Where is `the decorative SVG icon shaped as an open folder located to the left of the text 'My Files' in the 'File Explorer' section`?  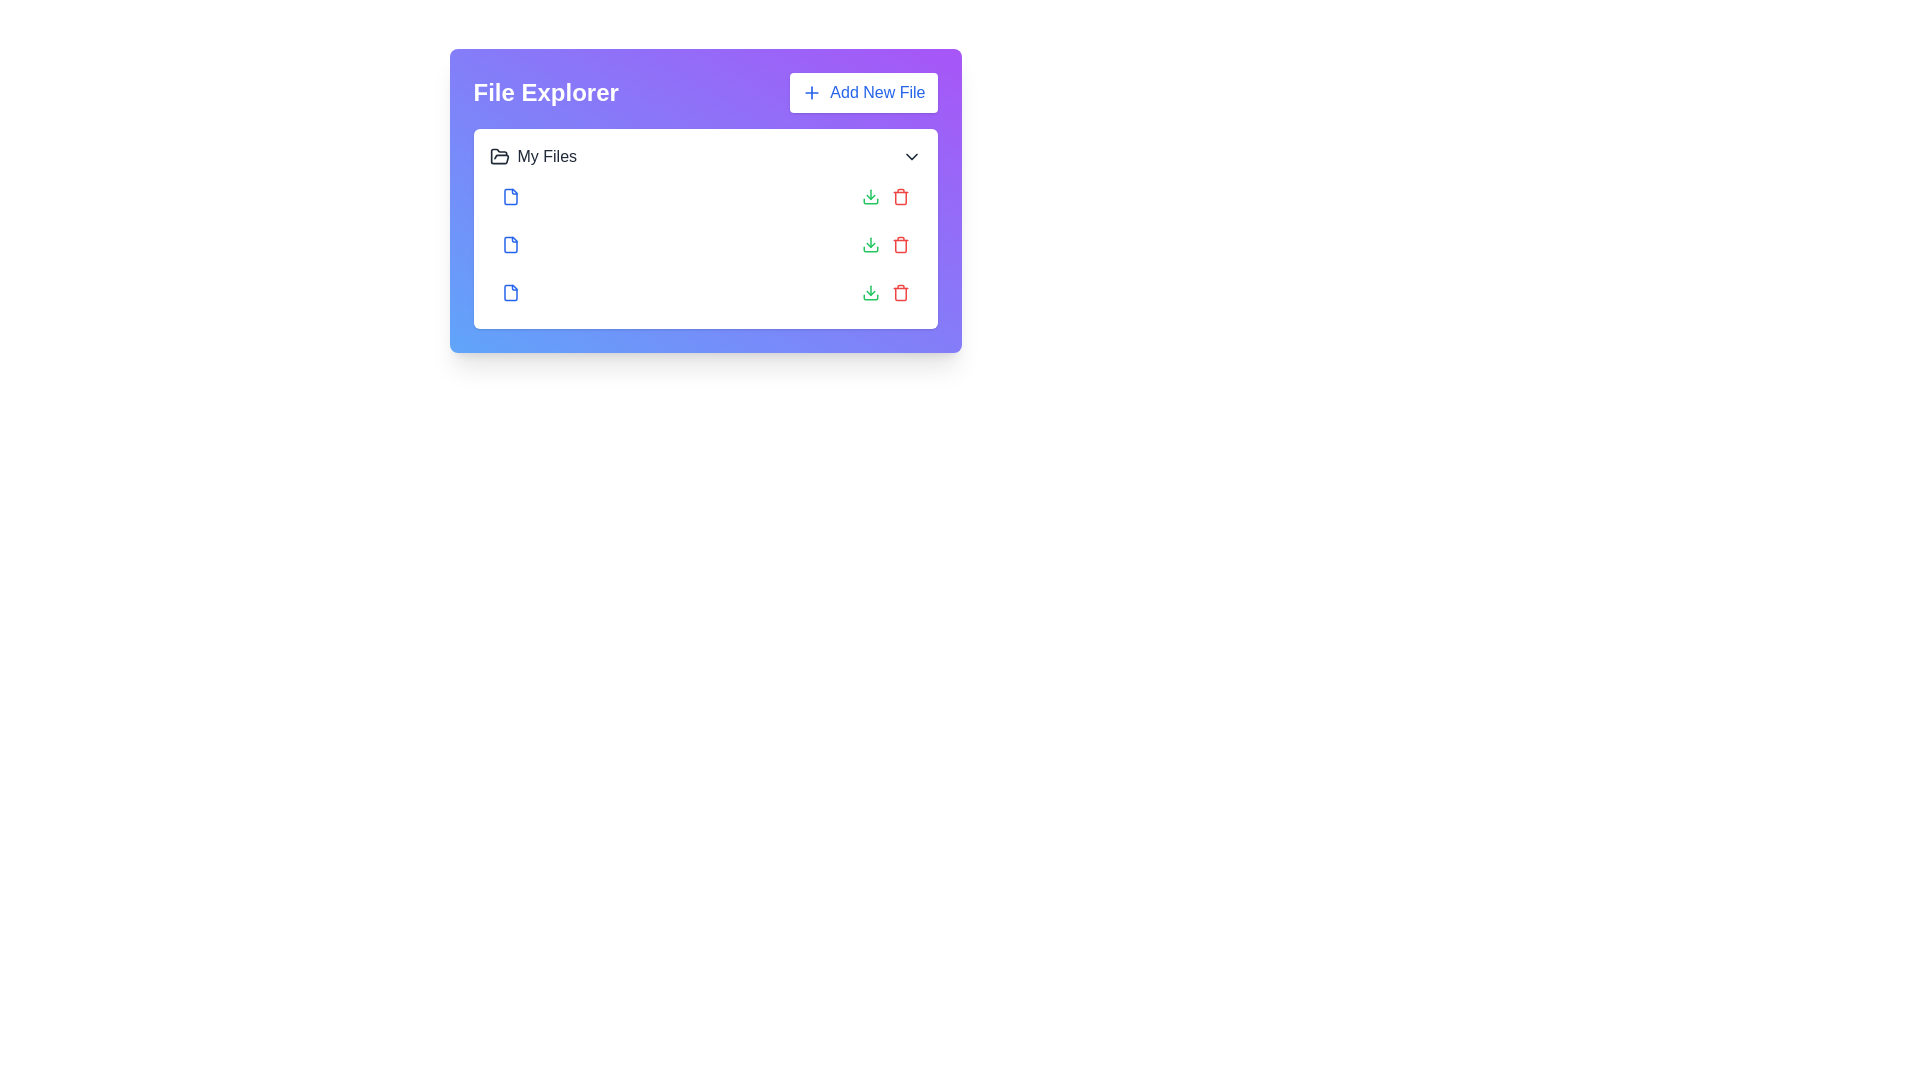 the decorative SVG icon shaped as an open folder located to the left of the text 'My Files' in the 'File Explorer' section is located at coordinates (499, 155).